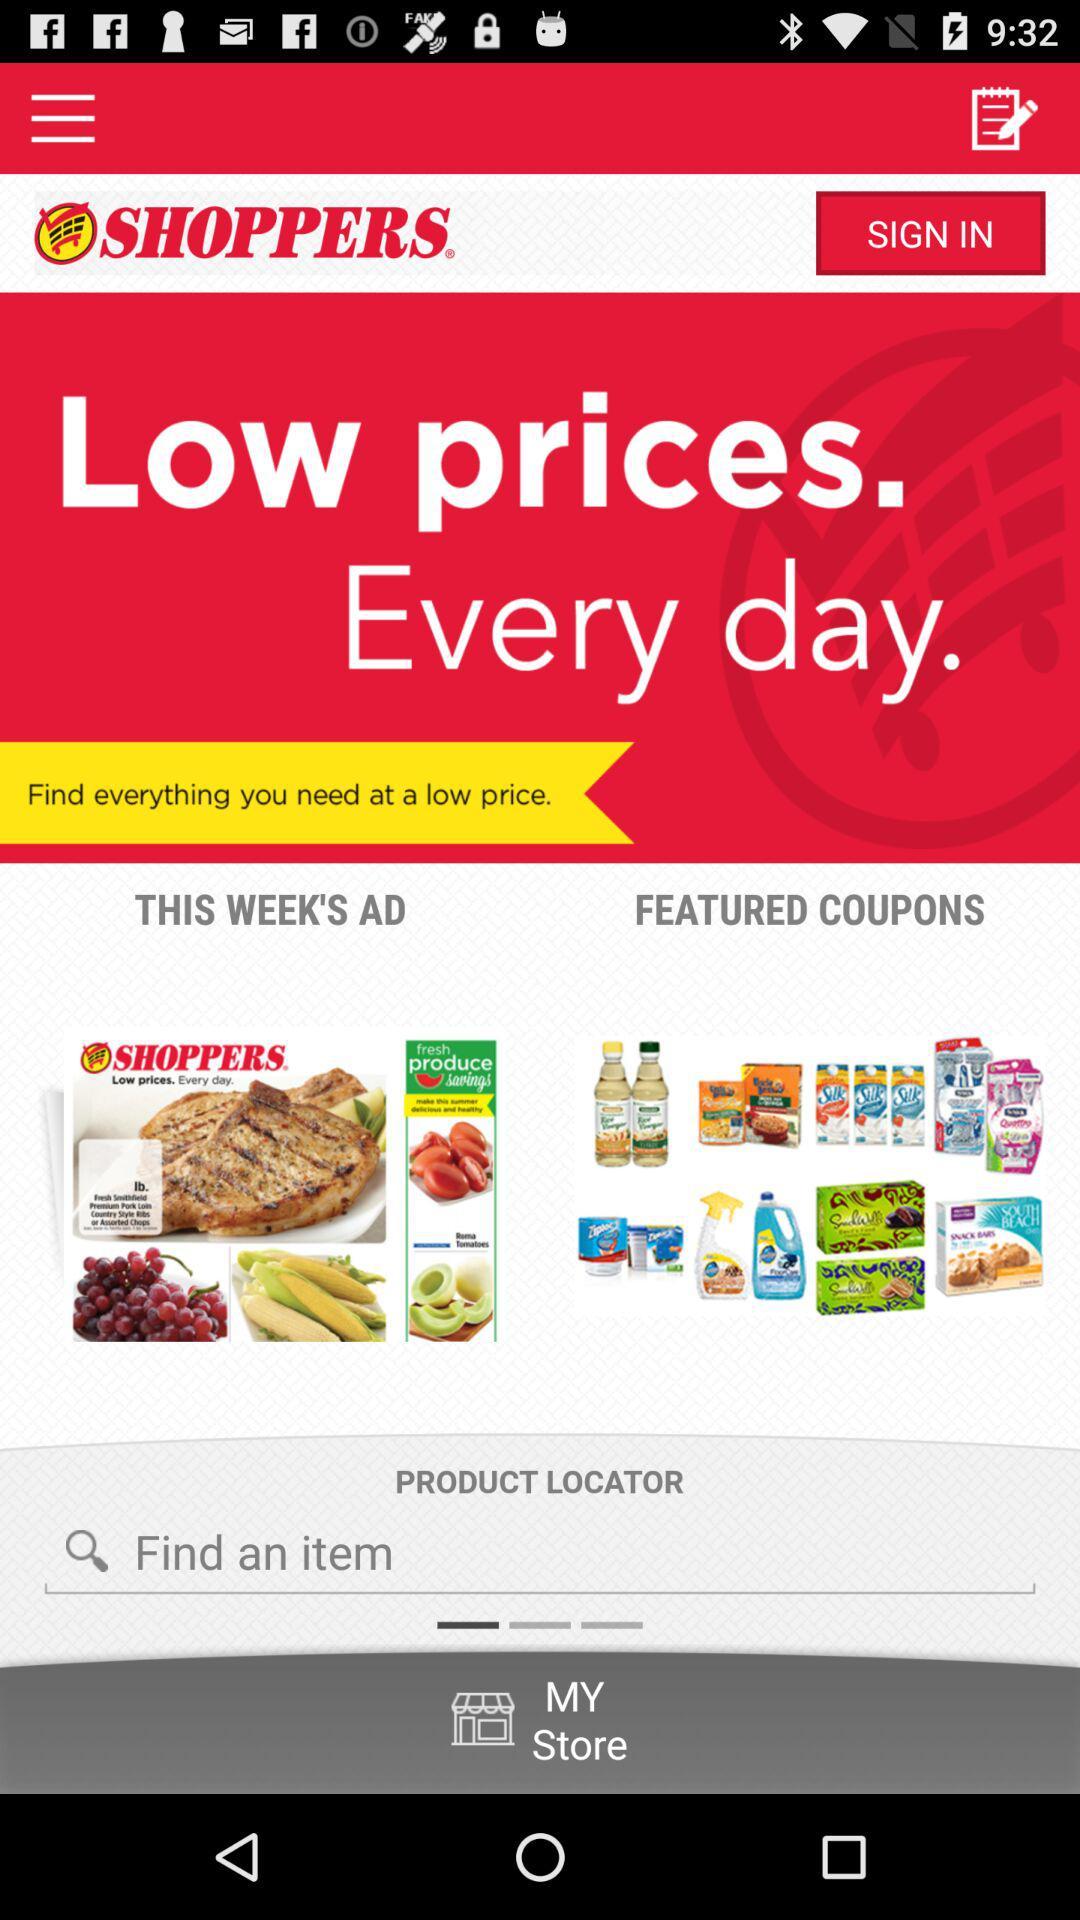 Image resolution: width=1080 pixels, height=1920 pixels. I want to click on the item to the left of the featured coupons icon, so click(284, 1184).